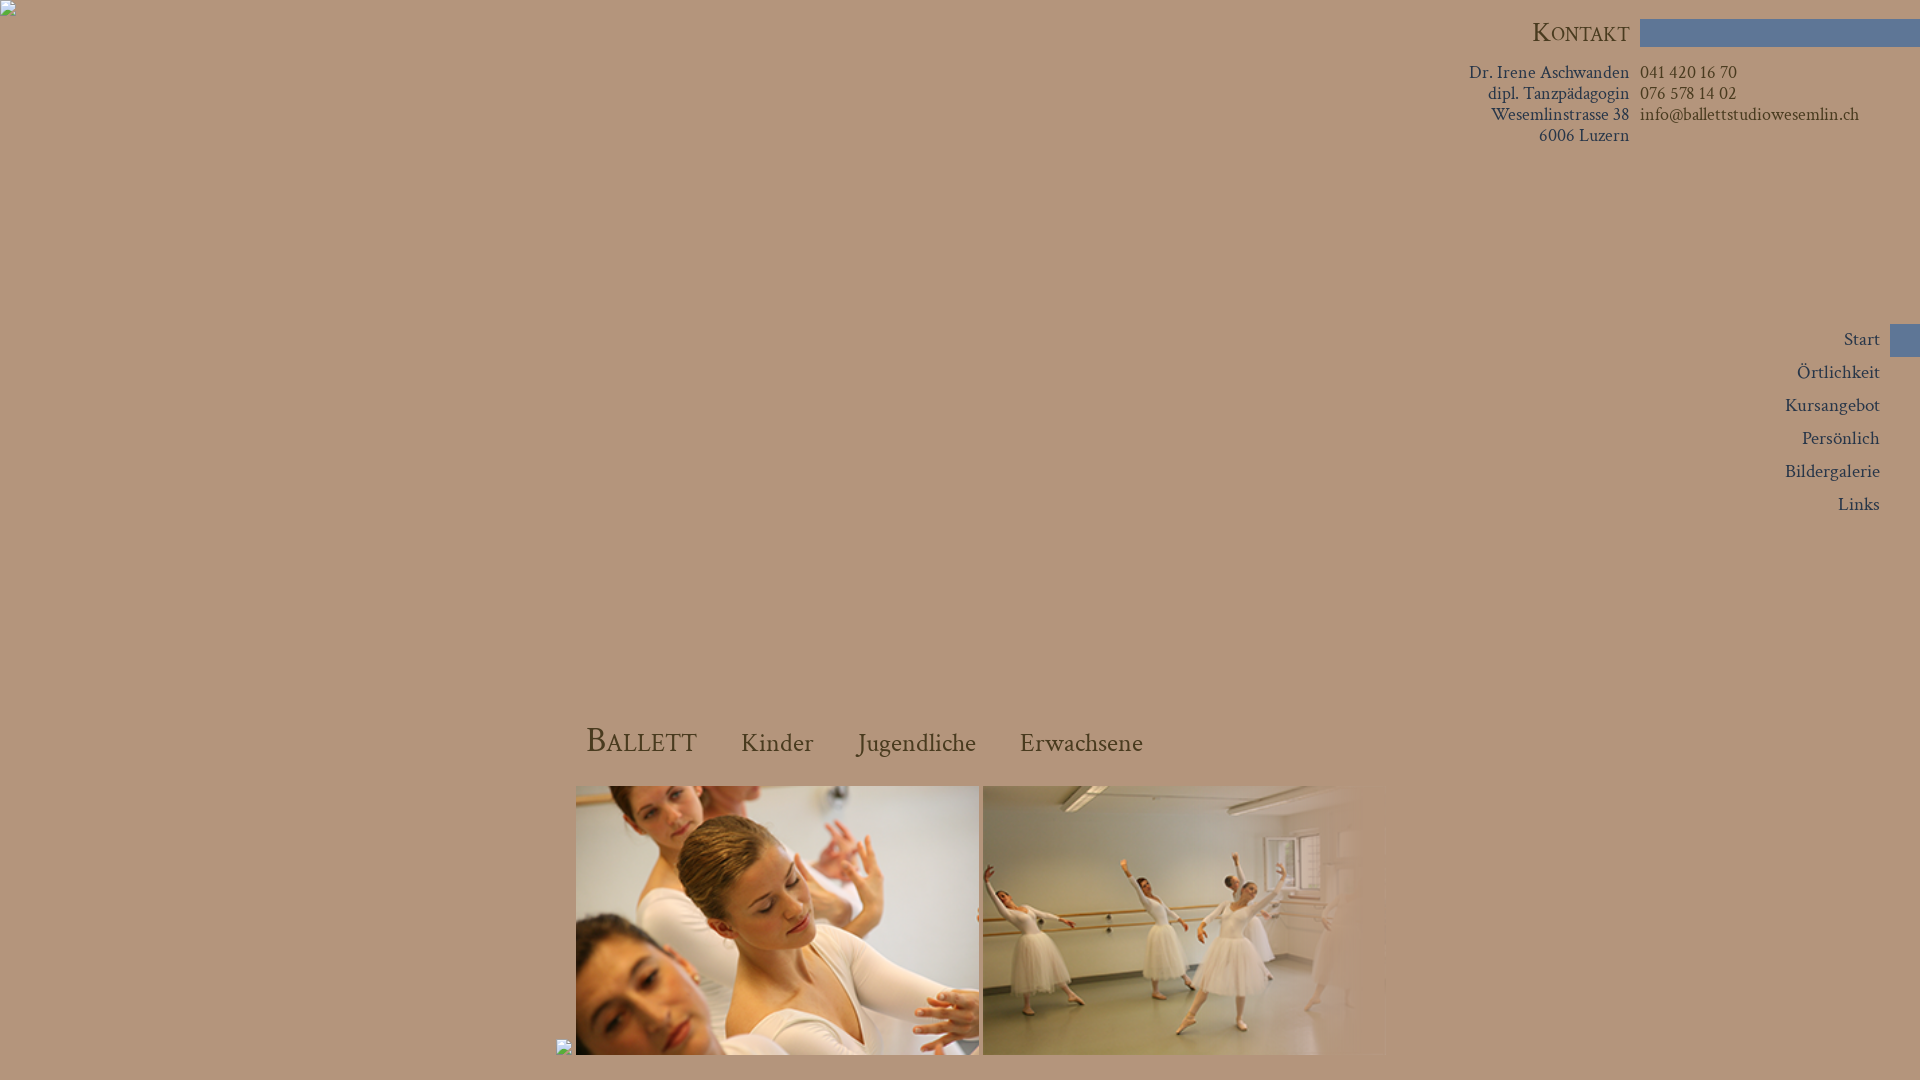 Image resolution: width=1920 pixels, height=1080 pixels. I want to click on 'Links', so click(1857, 503).